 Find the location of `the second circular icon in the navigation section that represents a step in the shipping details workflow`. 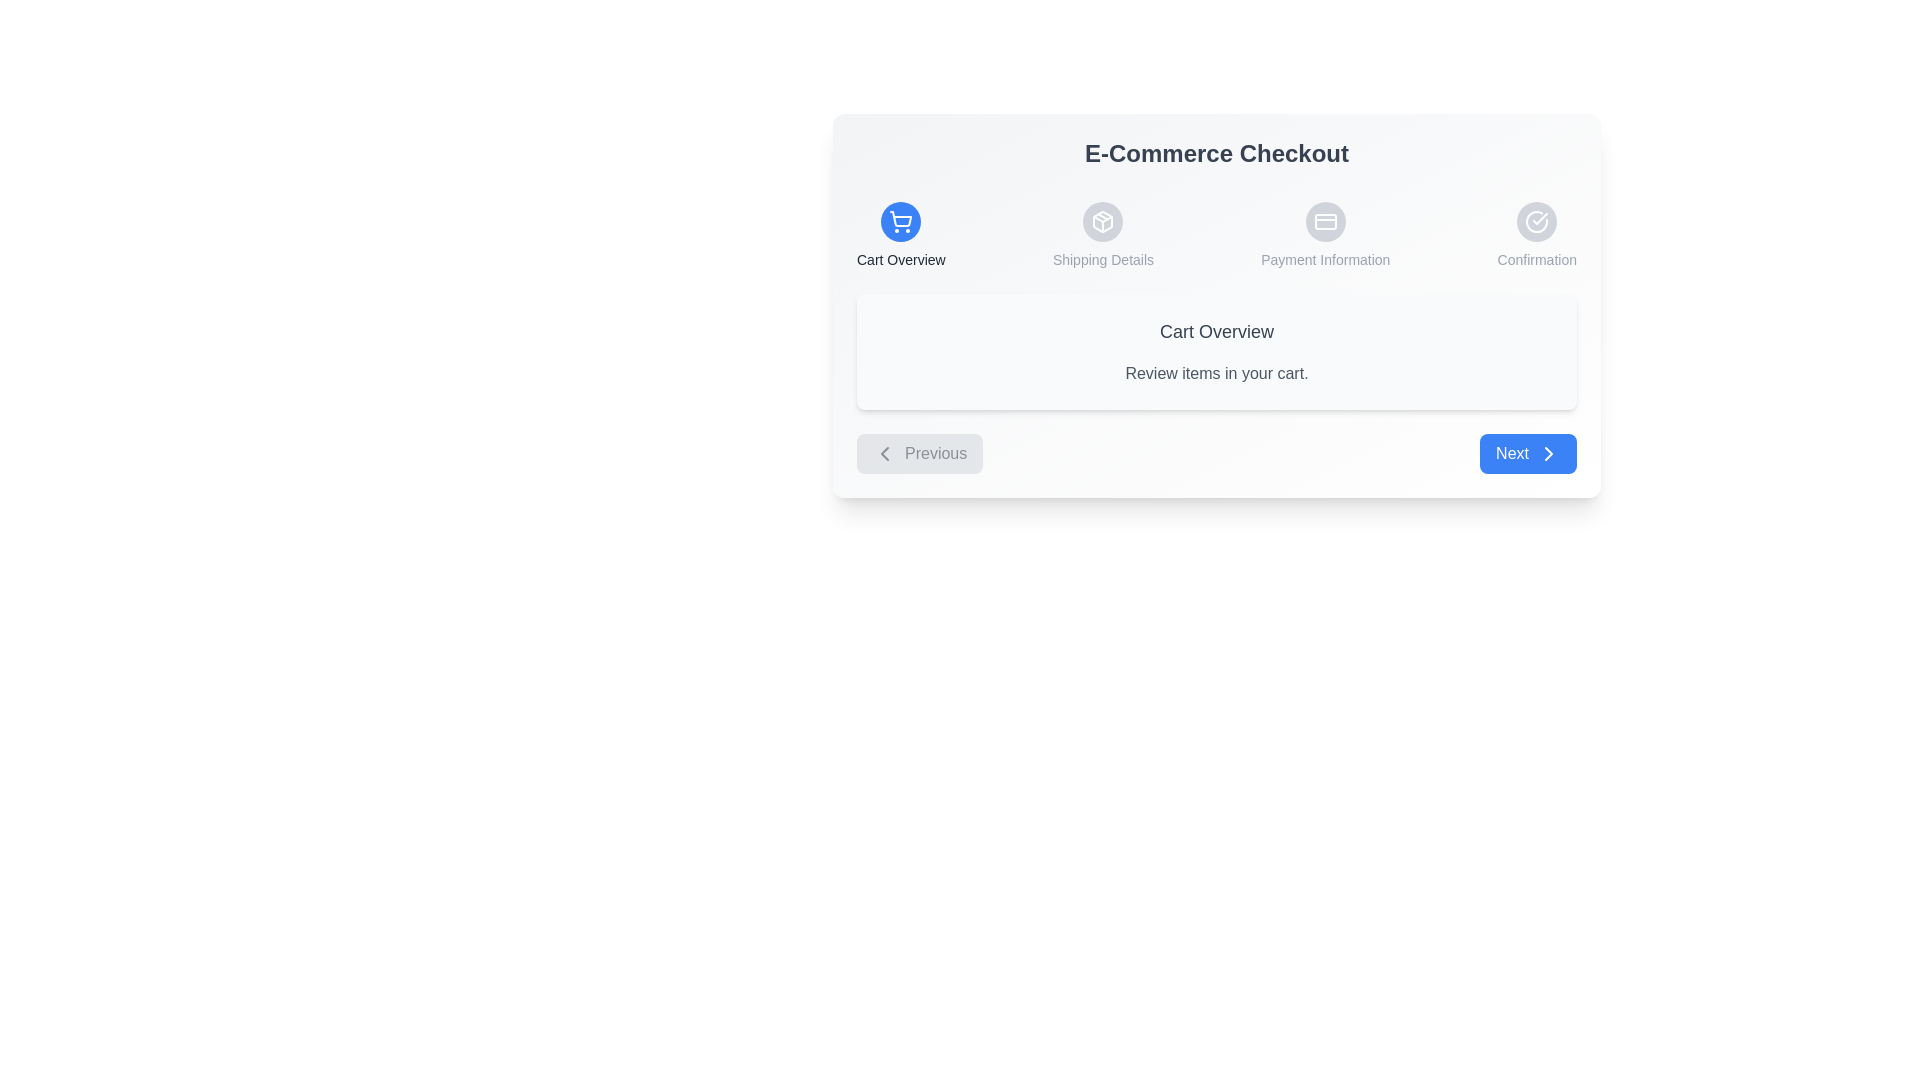

the second circular icon in the navigation section that represents a step in the shipping details workflow is located at coordinates (1102, 222).